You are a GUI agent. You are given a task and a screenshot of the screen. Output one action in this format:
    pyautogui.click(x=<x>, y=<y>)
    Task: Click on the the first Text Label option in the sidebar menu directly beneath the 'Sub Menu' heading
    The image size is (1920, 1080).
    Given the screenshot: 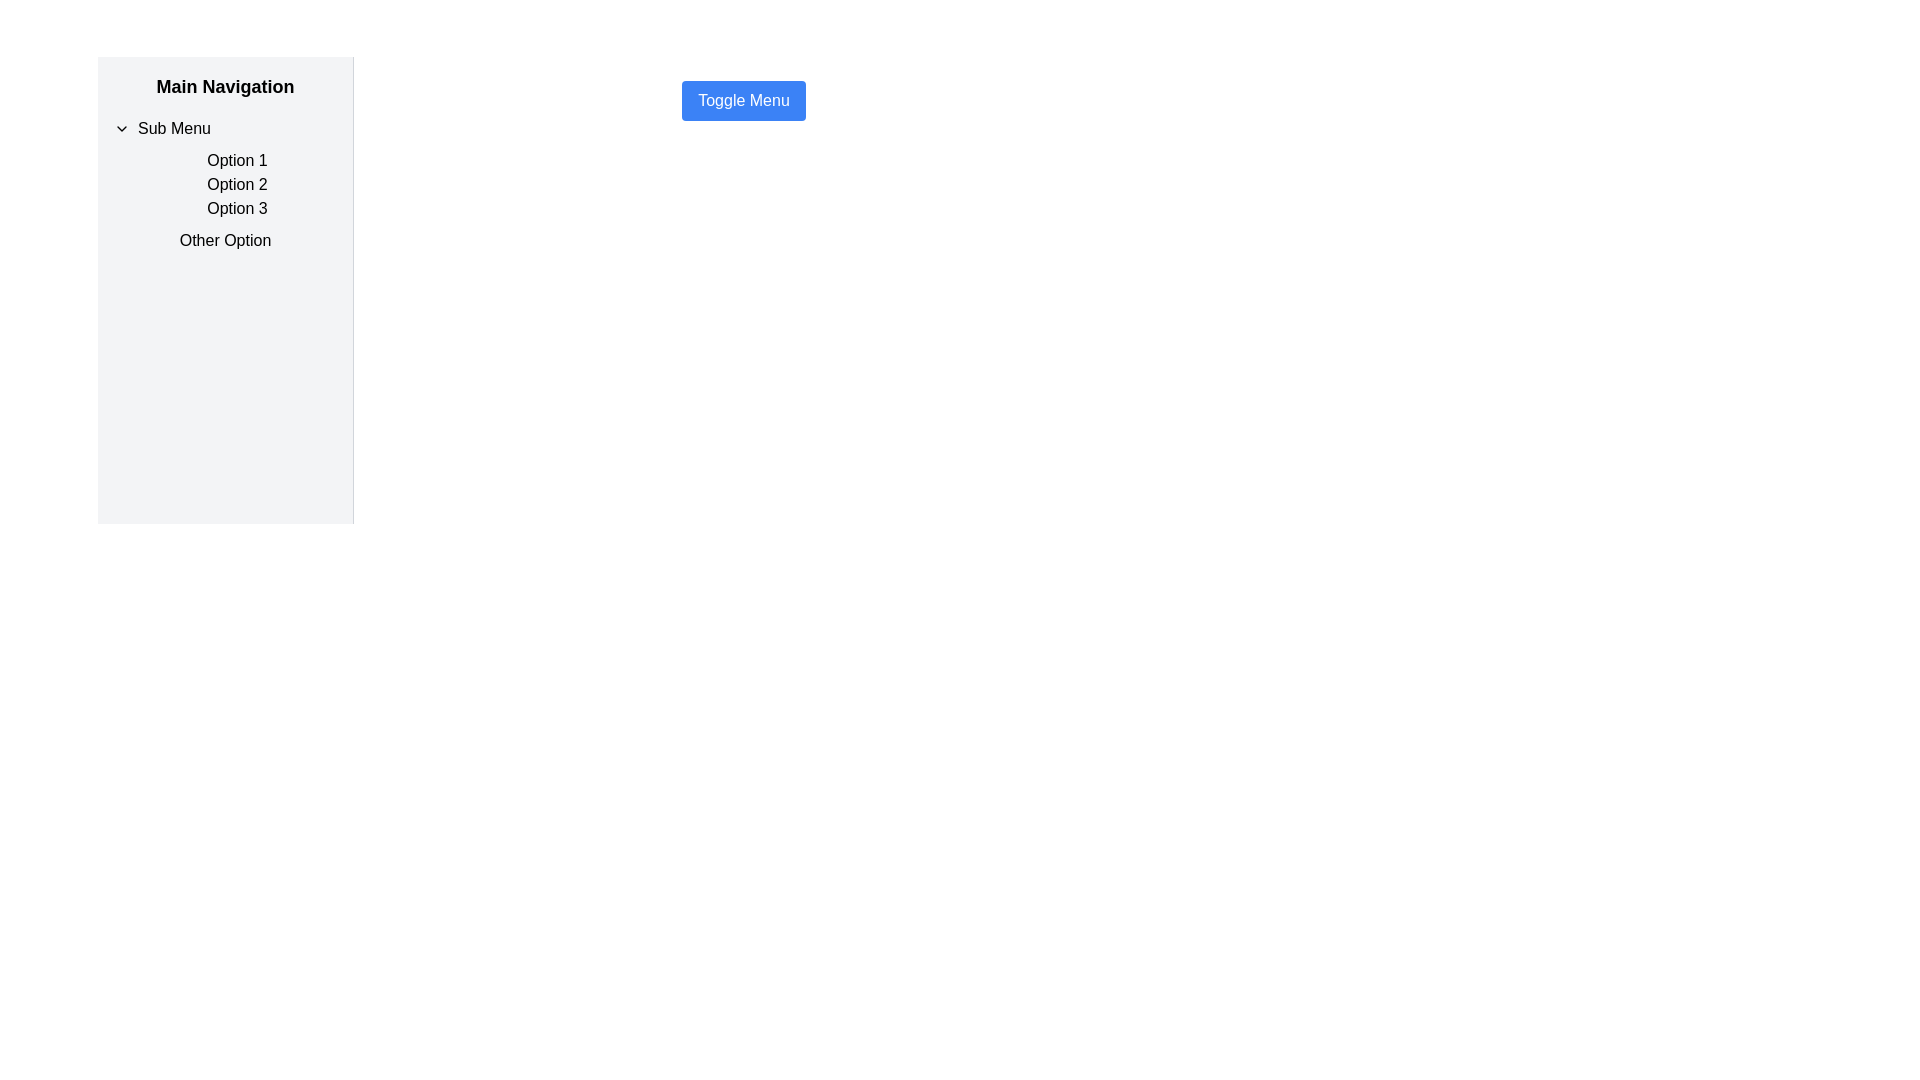 What is the action you would take?
    pyautogui.click(x=237, y=160)
    